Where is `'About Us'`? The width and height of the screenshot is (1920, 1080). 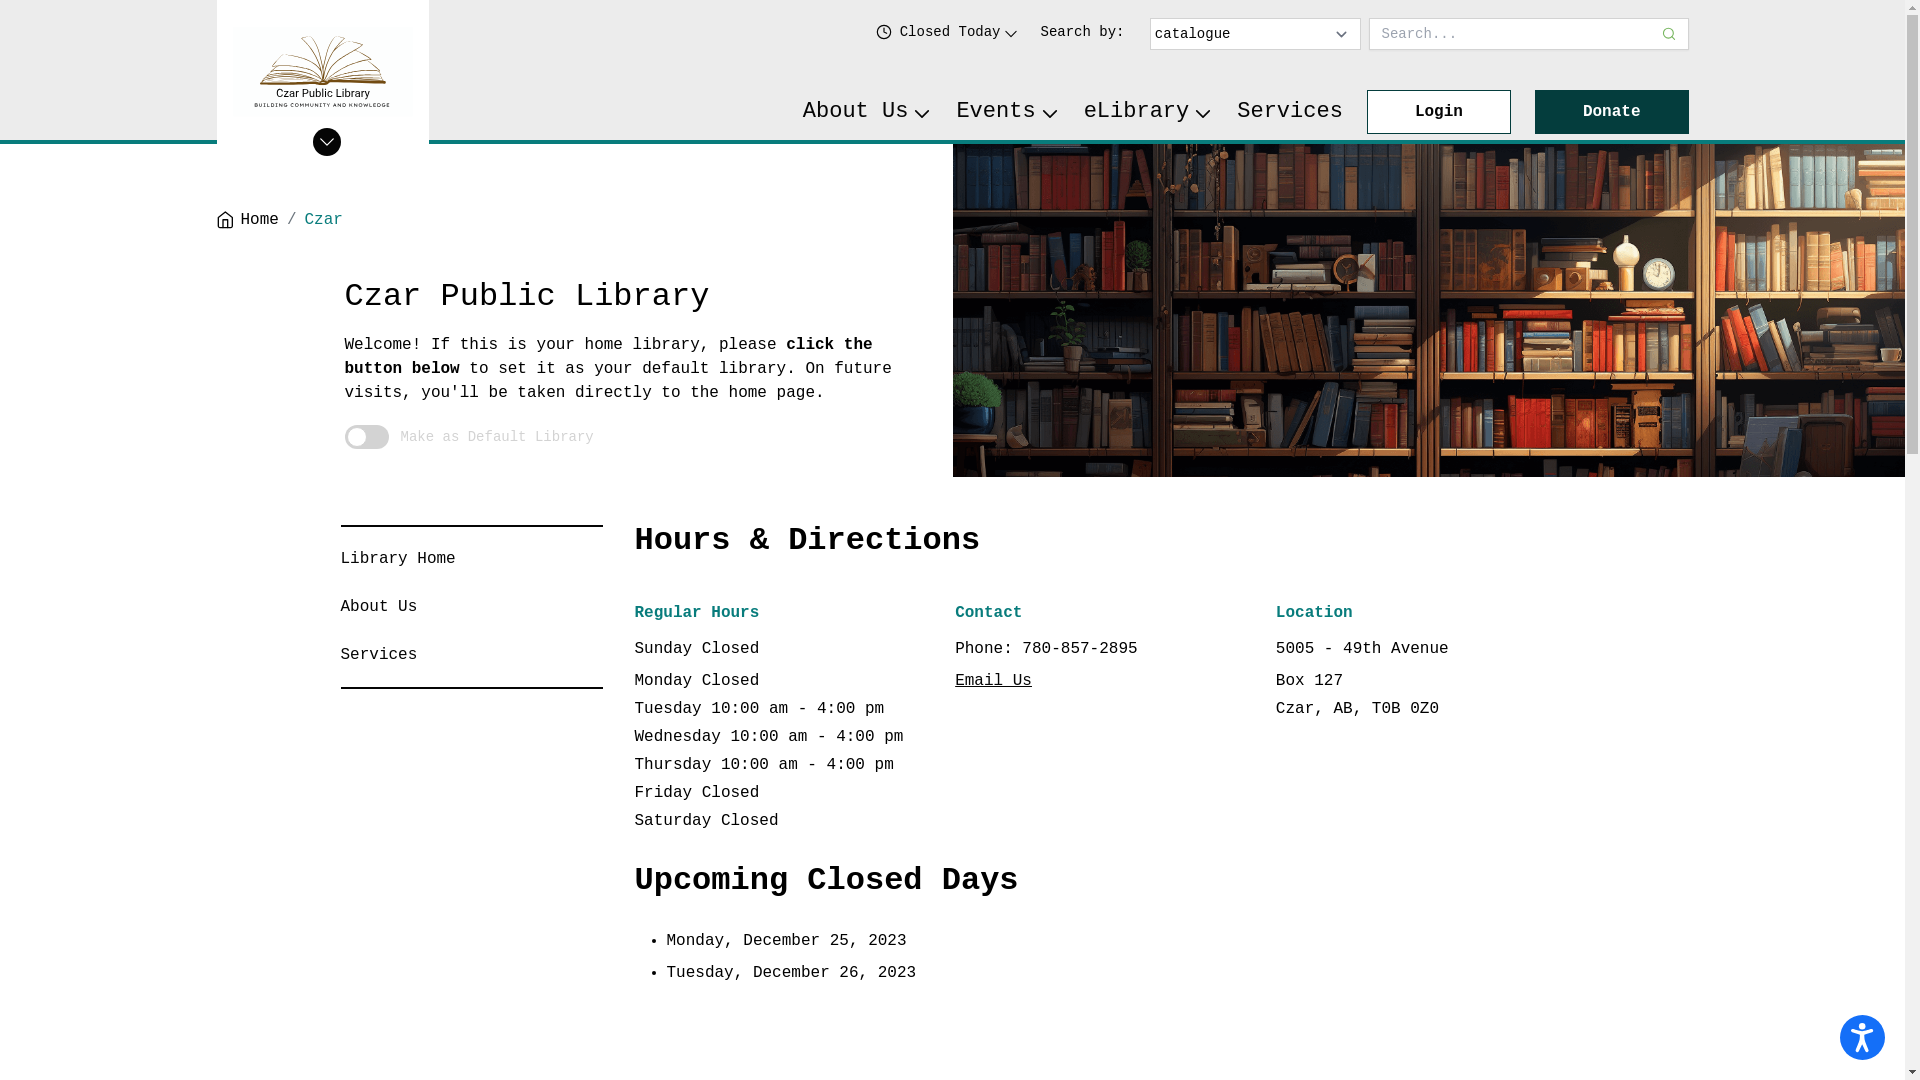
'About Us' is located at coordinates (378, 605).